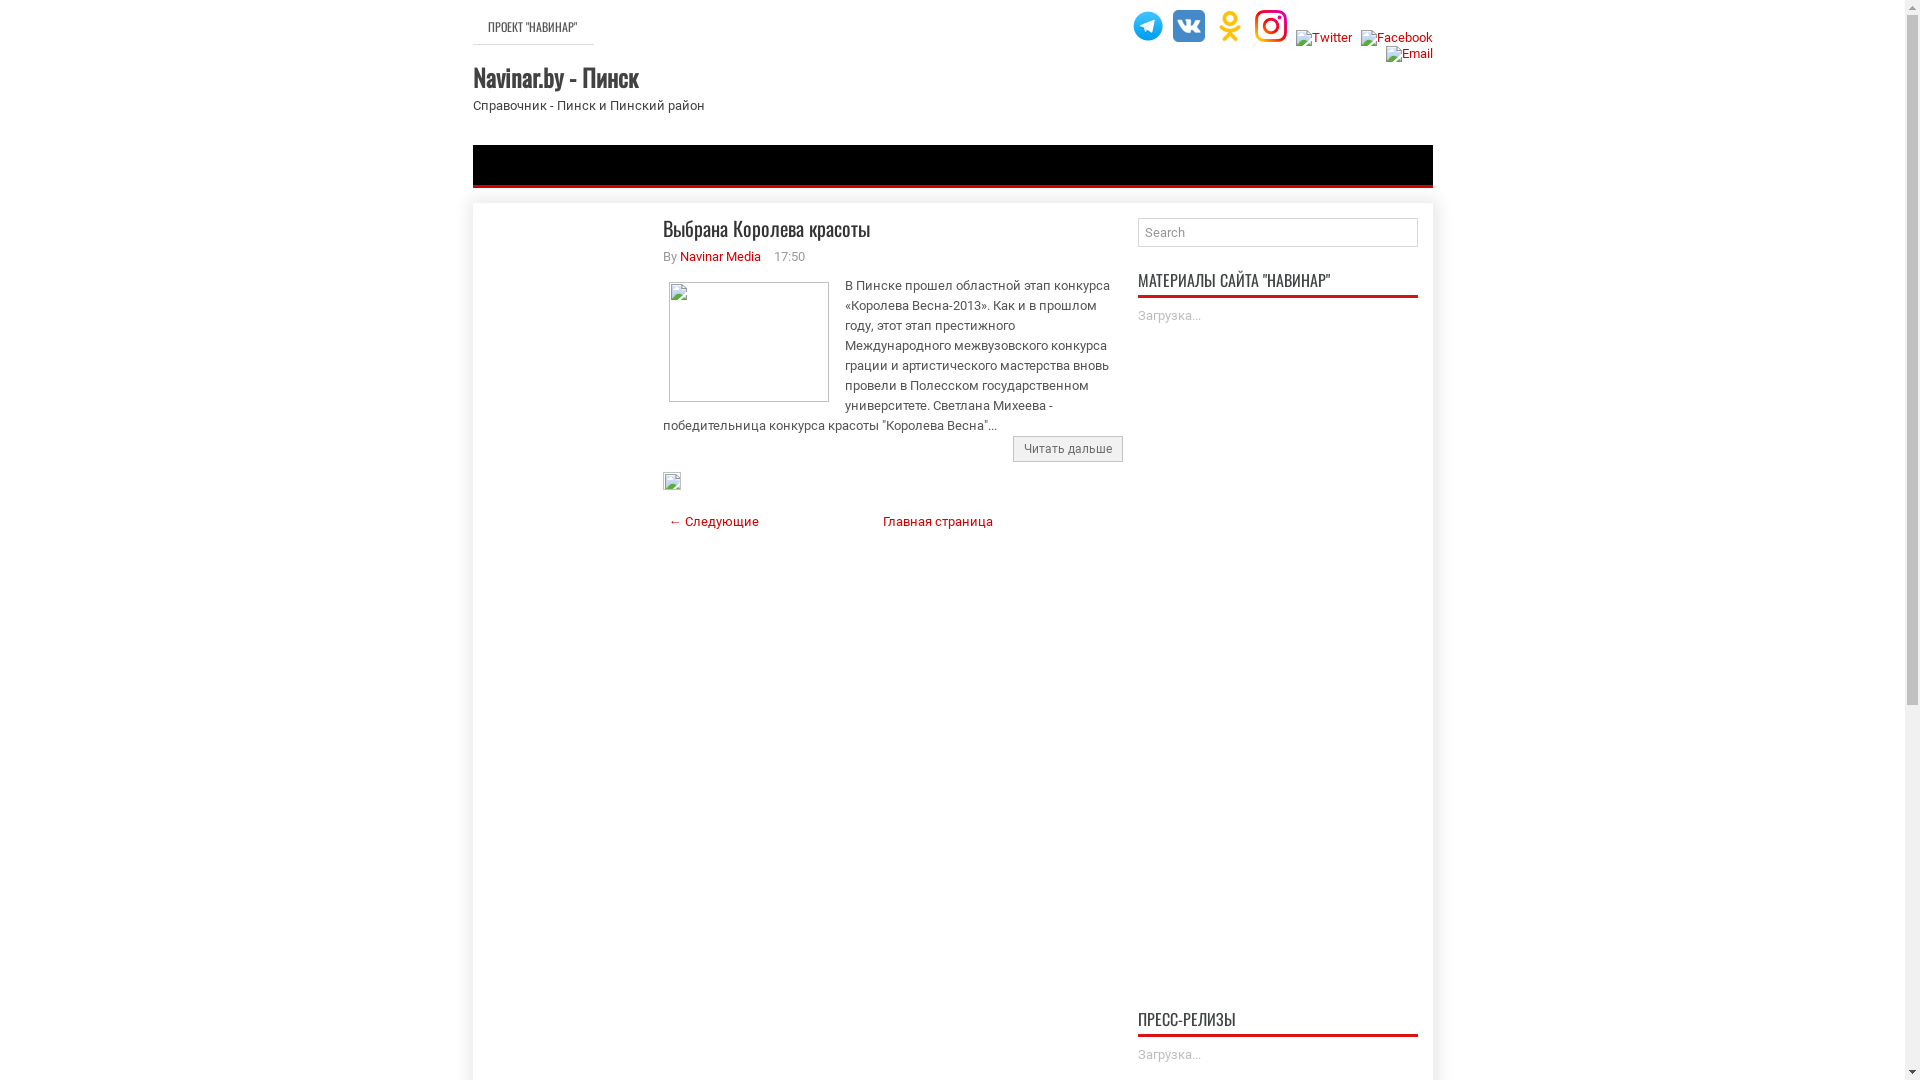 The width and height of the screenshot is (1920, 1080). I want to click on 'Odnoklassniki', so click(1228, 26).